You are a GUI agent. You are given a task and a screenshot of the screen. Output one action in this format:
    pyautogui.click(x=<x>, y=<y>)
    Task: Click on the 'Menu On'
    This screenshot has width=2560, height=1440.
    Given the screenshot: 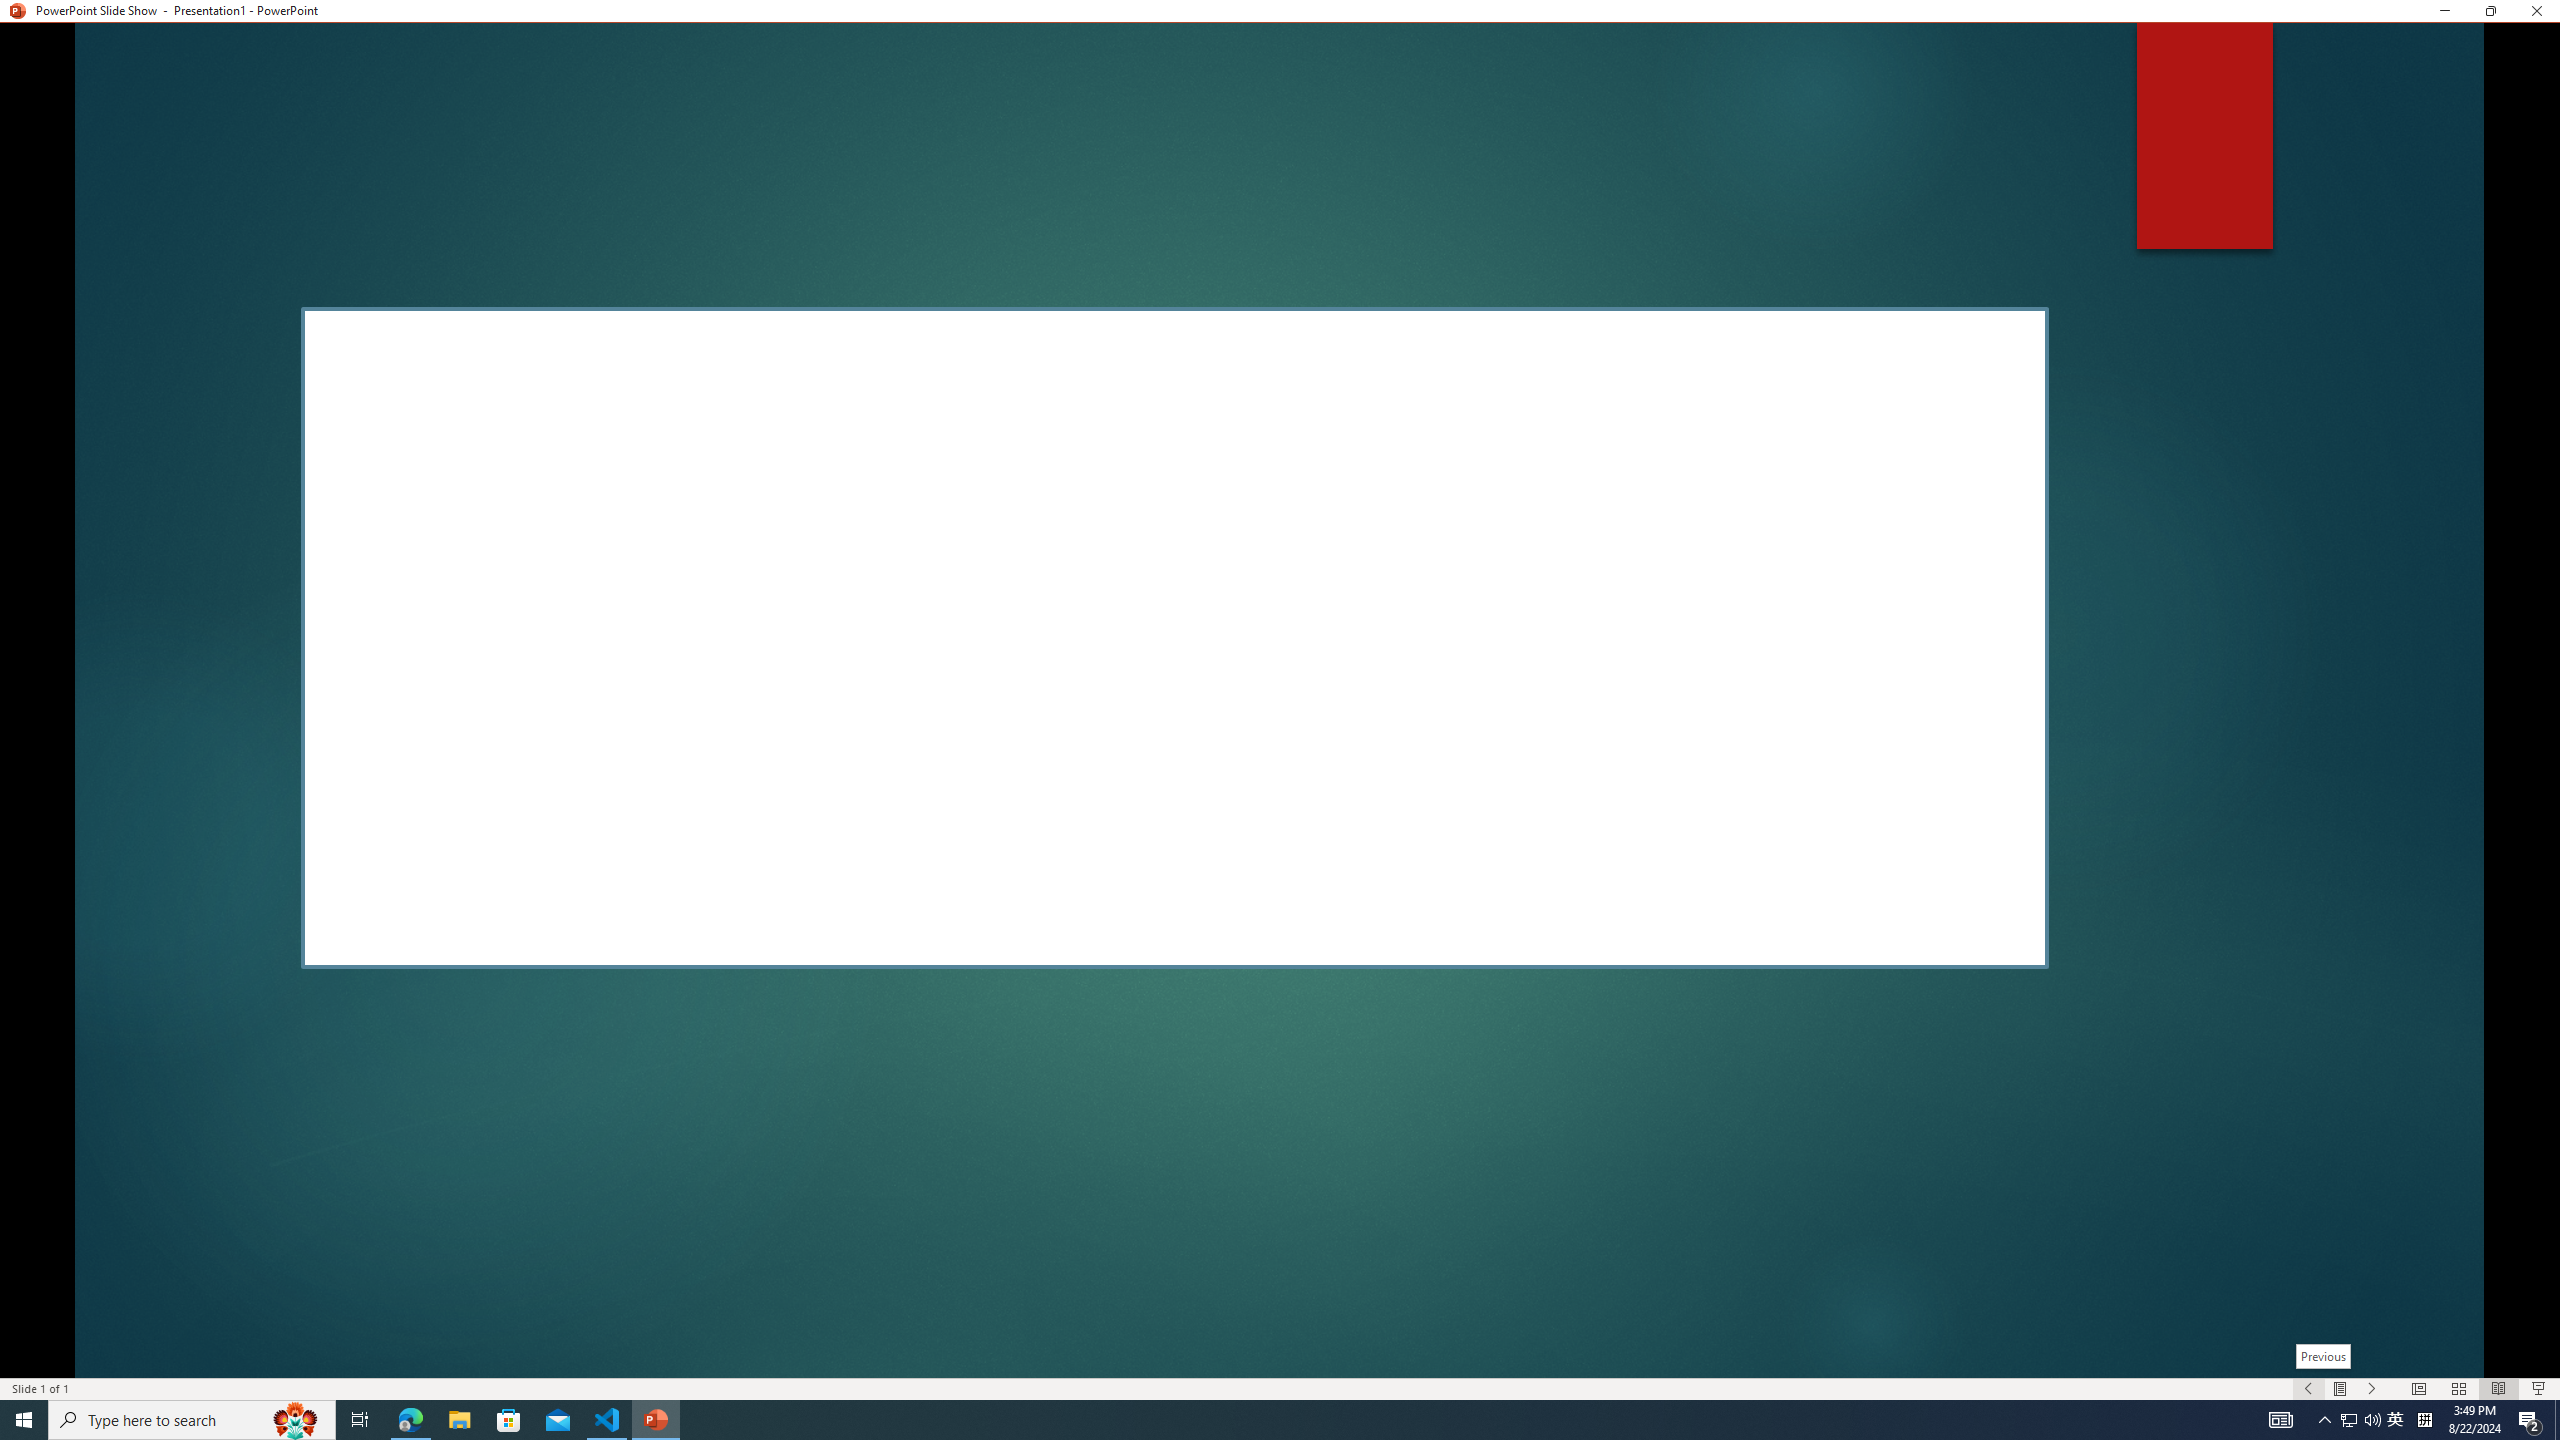 What is the action you would take?
    pyautogui.click(x=2340, y=1389)
    